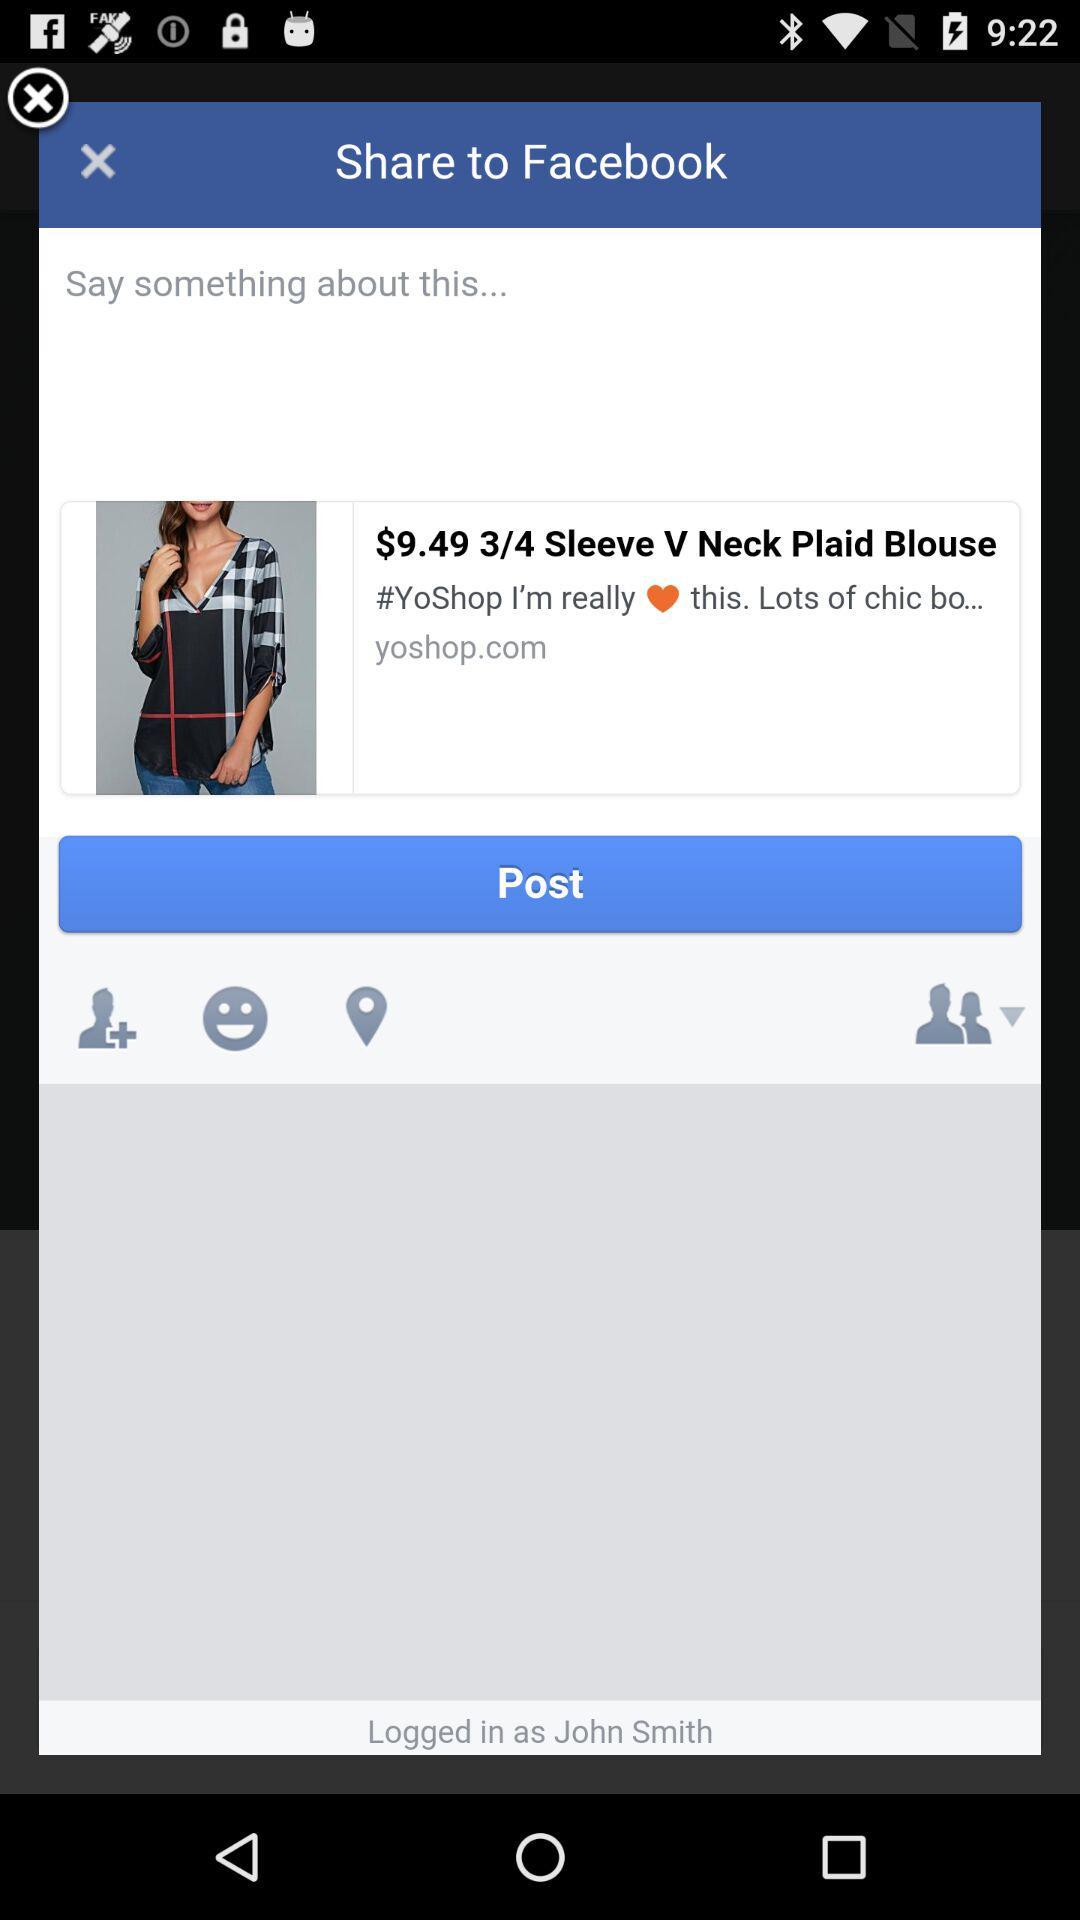 The image size is (1080, 1920). I want to click on share the post, so click(540, 927).